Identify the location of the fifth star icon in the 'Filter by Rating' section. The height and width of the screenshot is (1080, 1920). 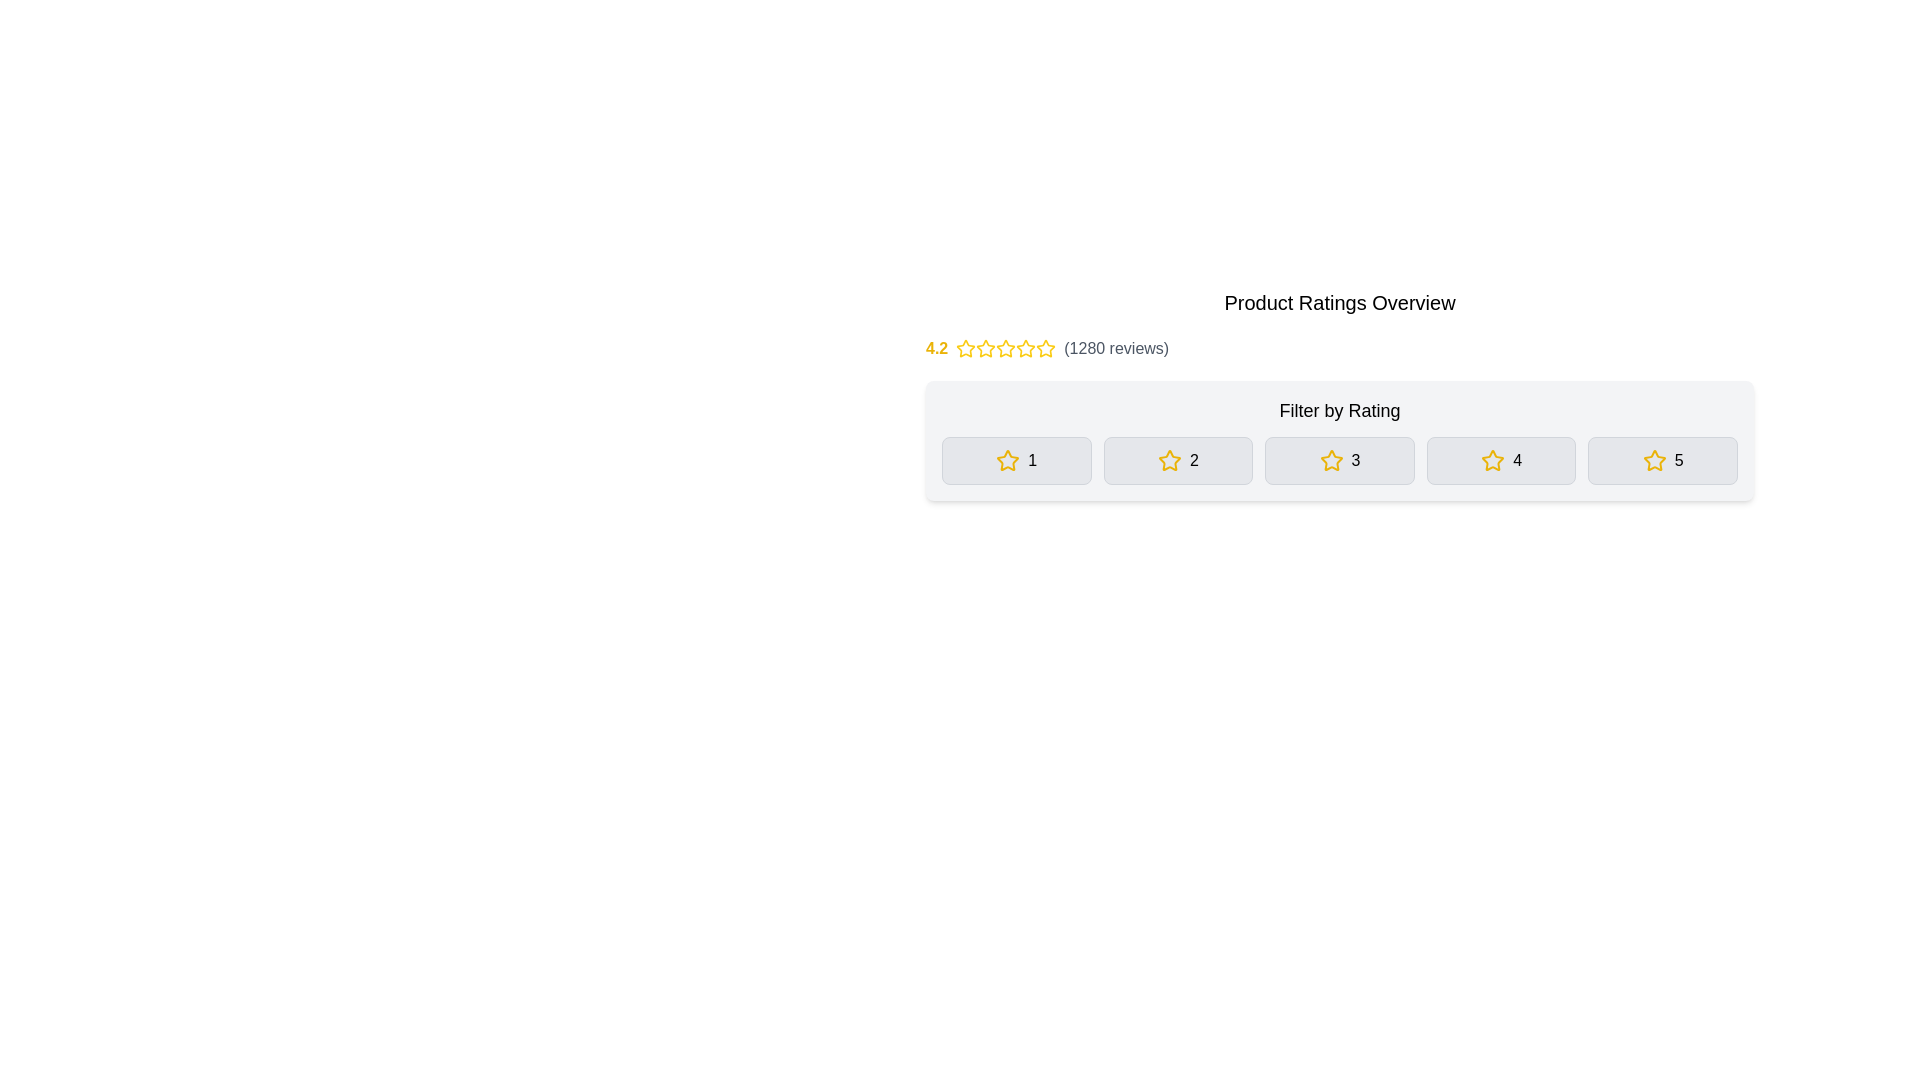
(1654, 460).